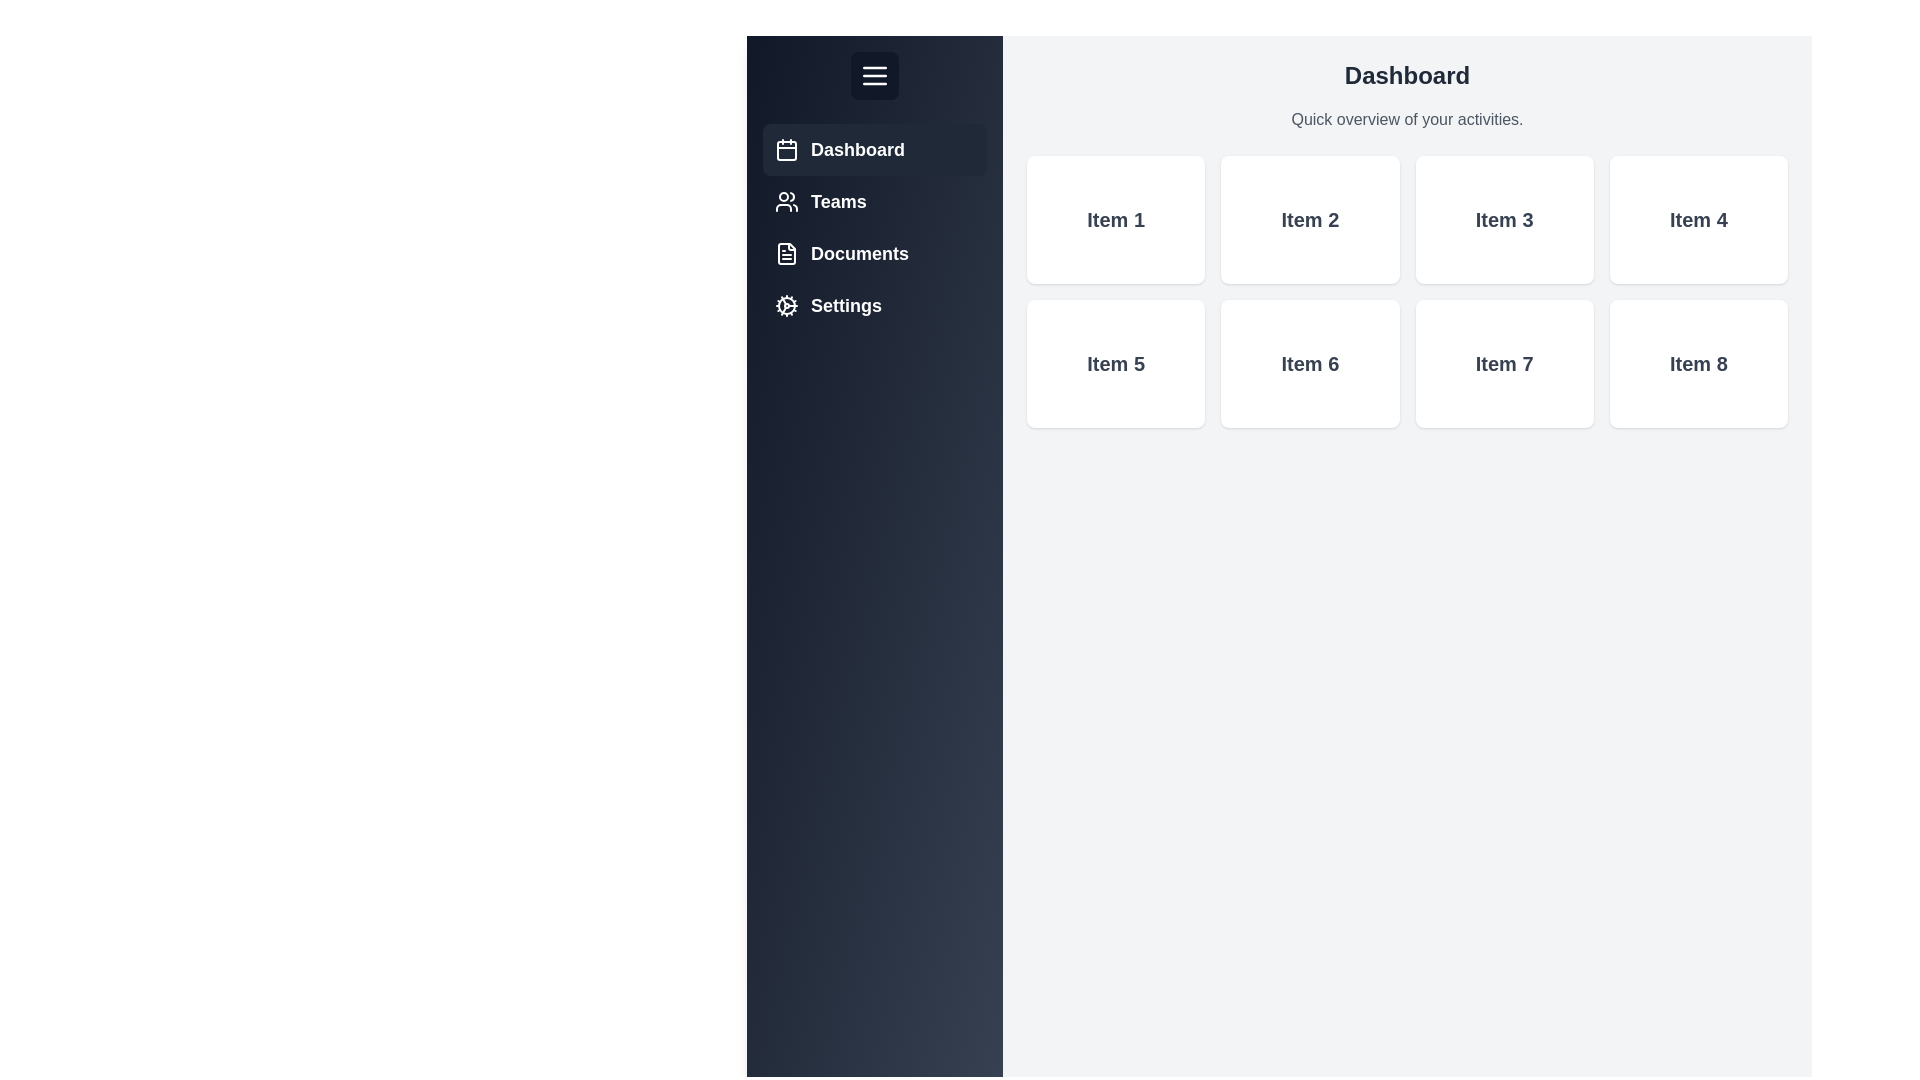  Describe the element at coordinates (874, 75) in the screenshot. I see `toggle button to open or close the navigation drawer` at that location.